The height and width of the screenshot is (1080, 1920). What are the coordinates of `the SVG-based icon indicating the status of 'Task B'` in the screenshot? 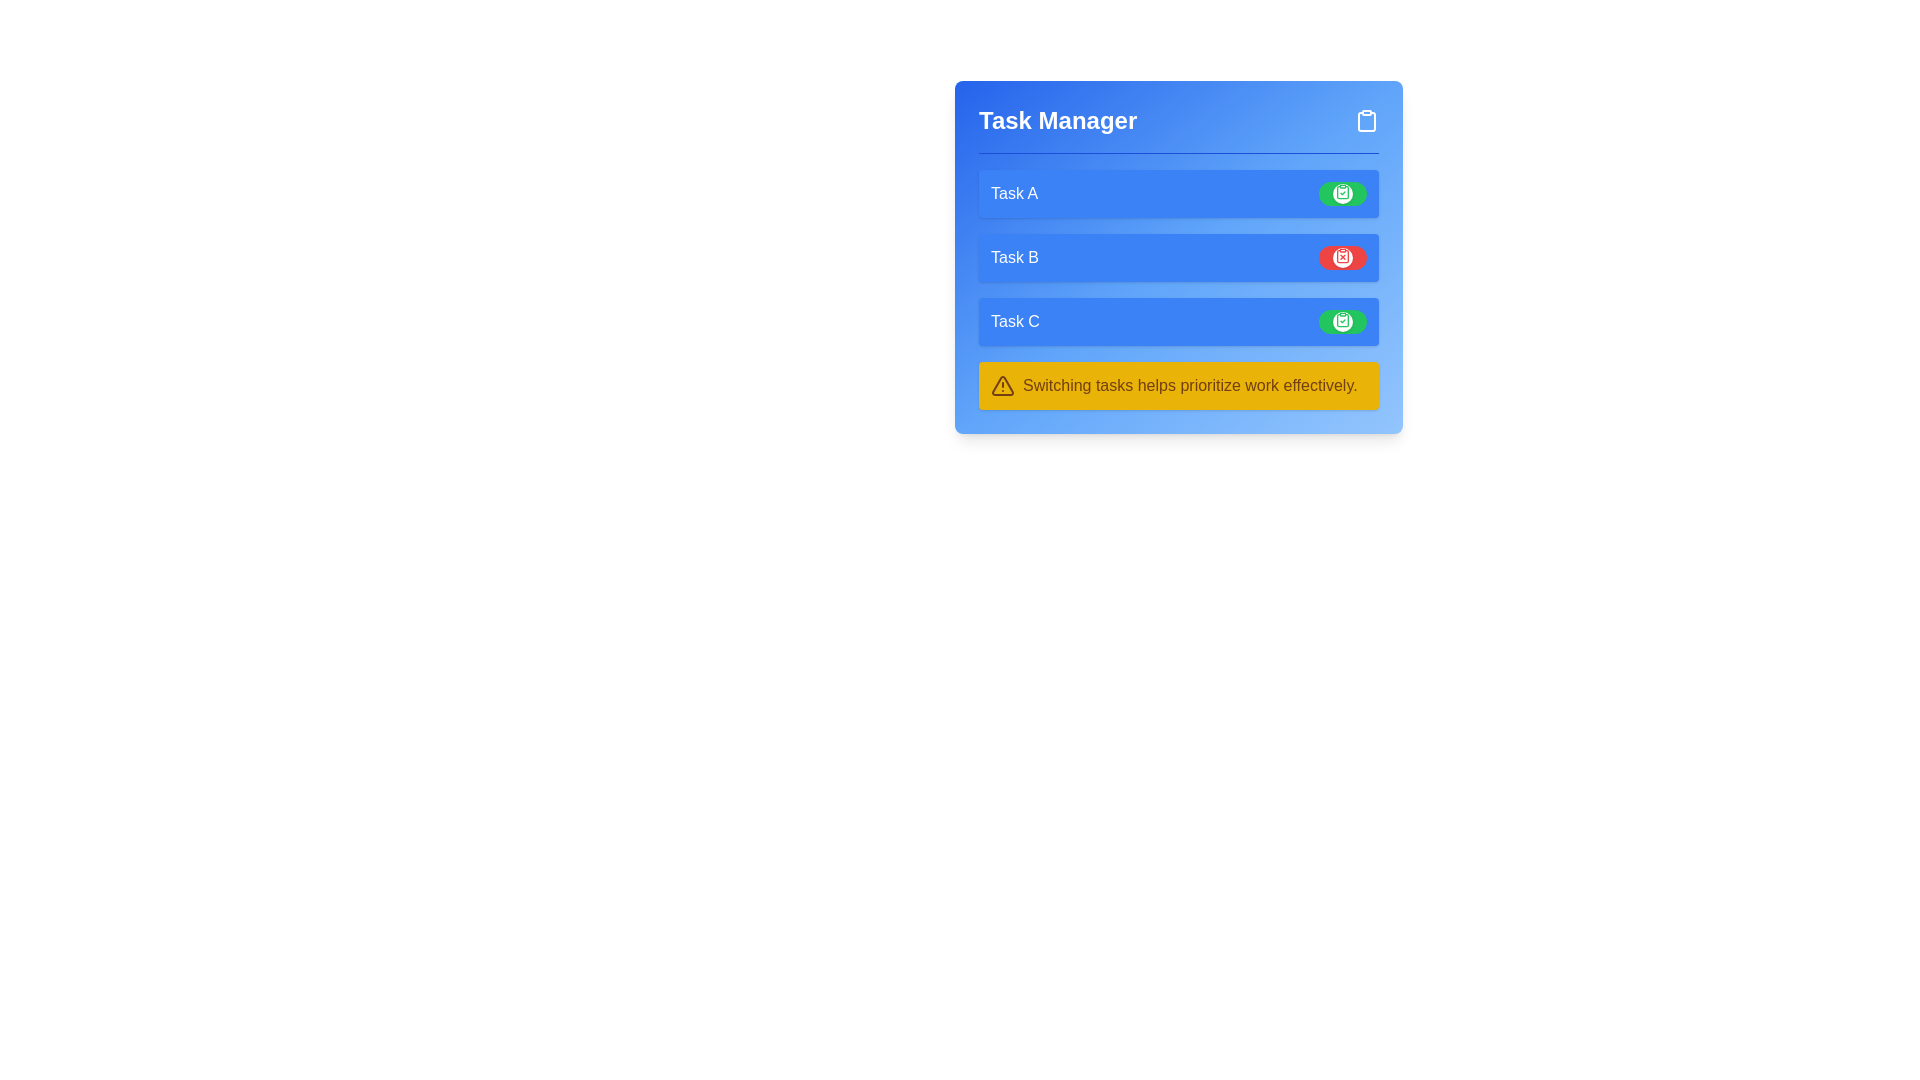 It's located at (1343, 254).